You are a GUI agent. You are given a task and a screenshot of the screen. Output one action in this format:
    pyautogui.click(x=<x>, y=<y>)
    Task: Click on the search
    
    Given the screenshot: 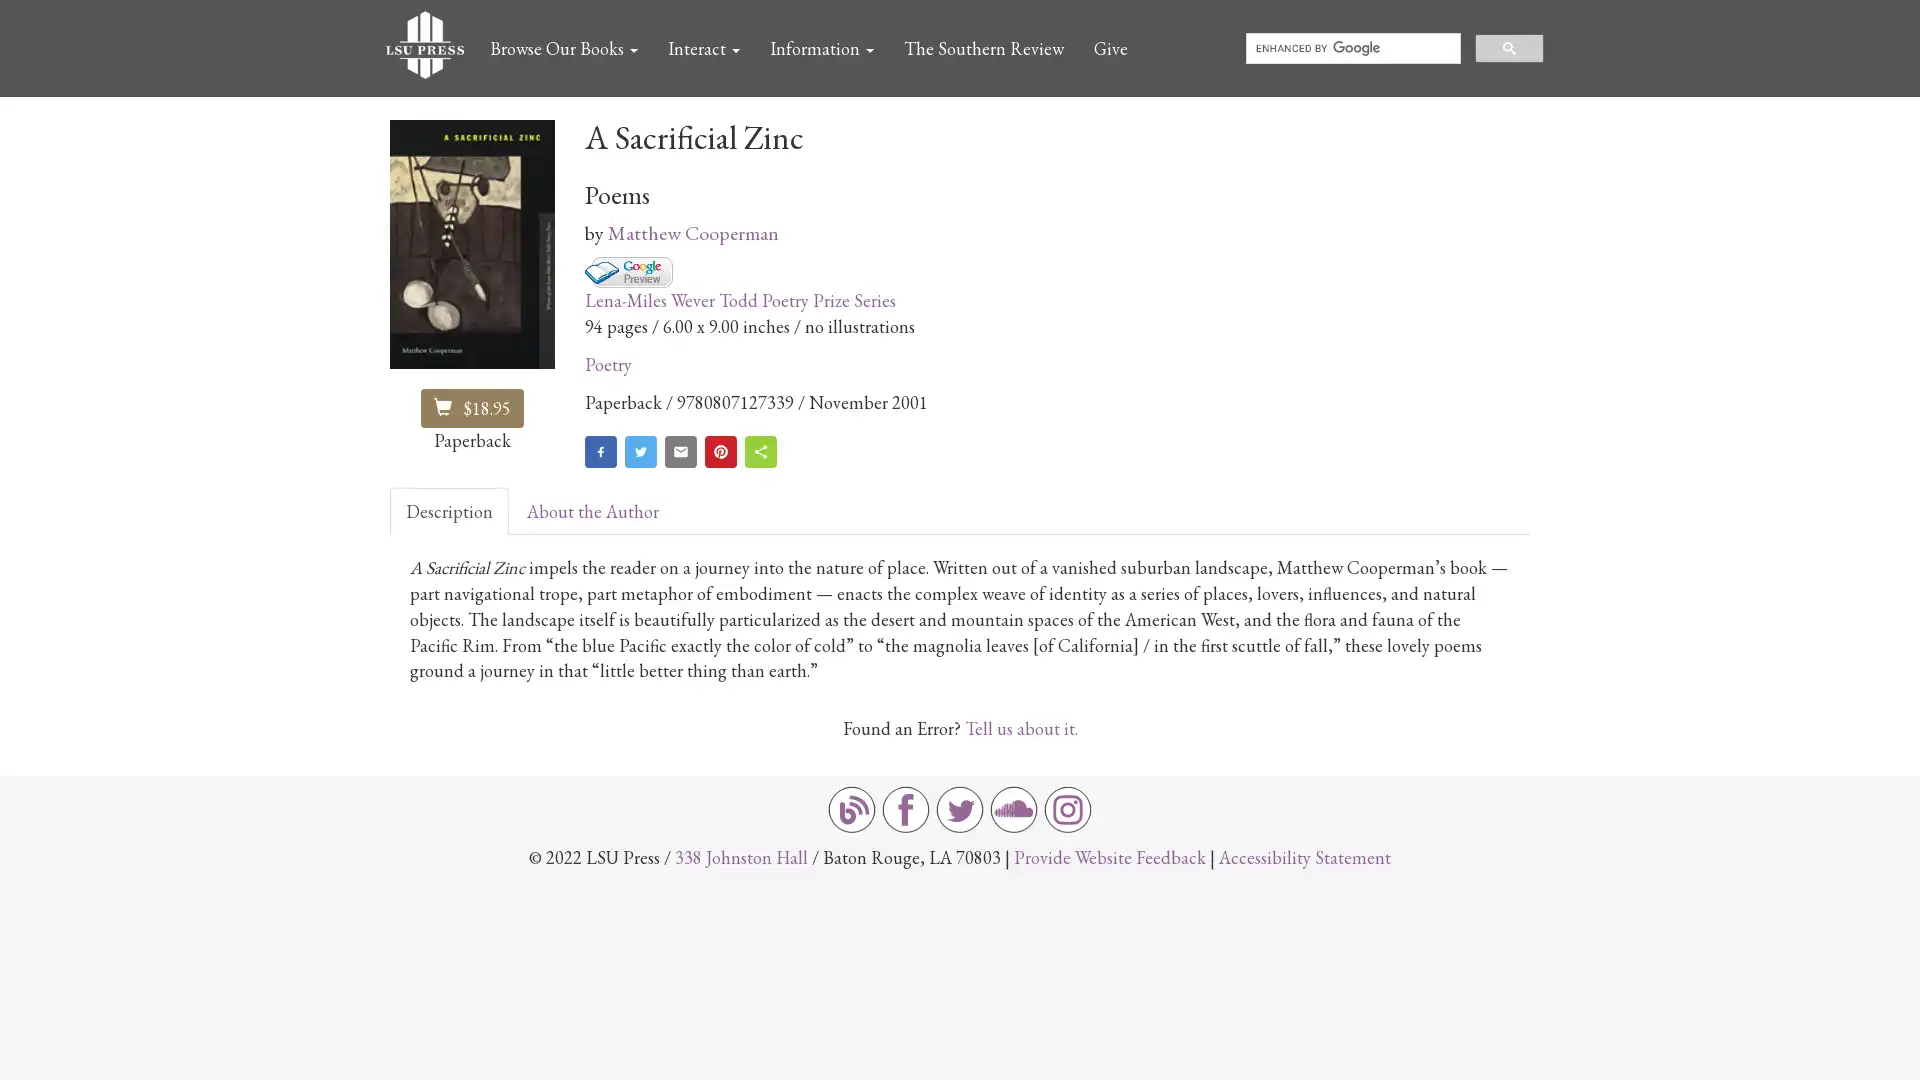 What is the action you would take?
    pyautogui.click(x=1509, y=46)
    